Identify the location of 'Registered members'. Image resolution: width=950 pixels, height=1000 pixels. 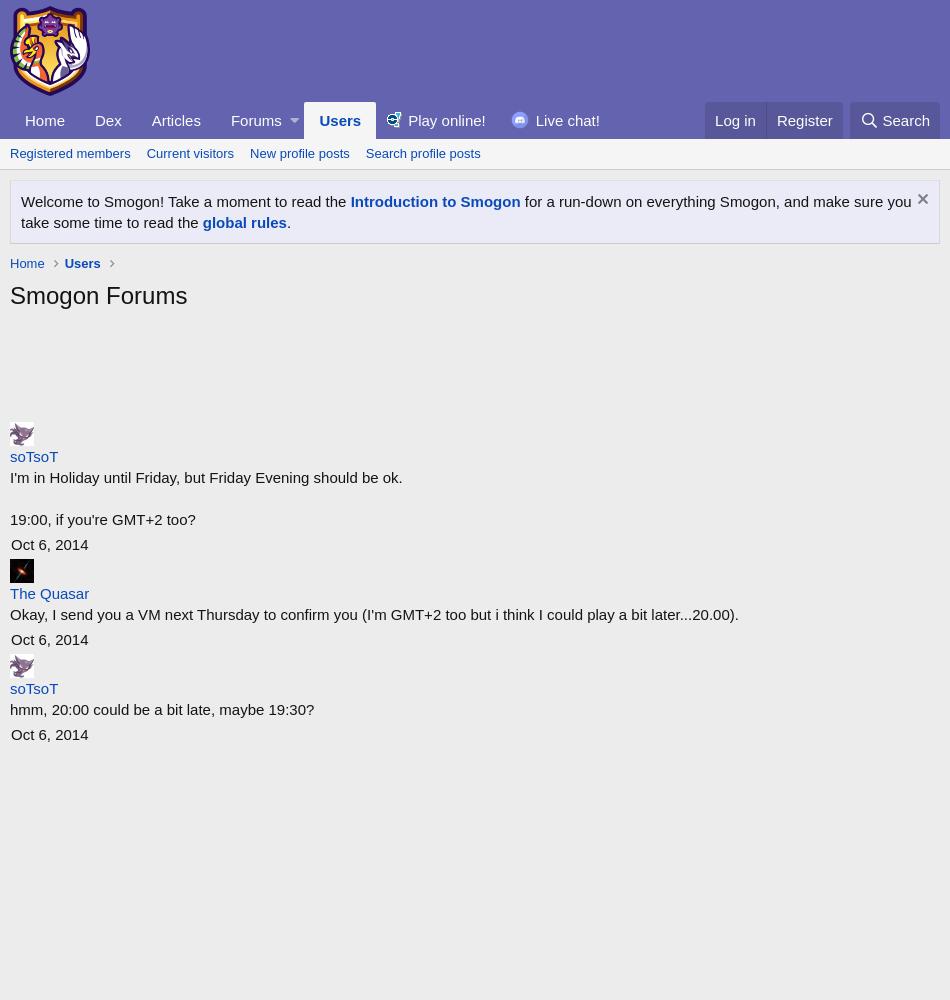
(9, 152).